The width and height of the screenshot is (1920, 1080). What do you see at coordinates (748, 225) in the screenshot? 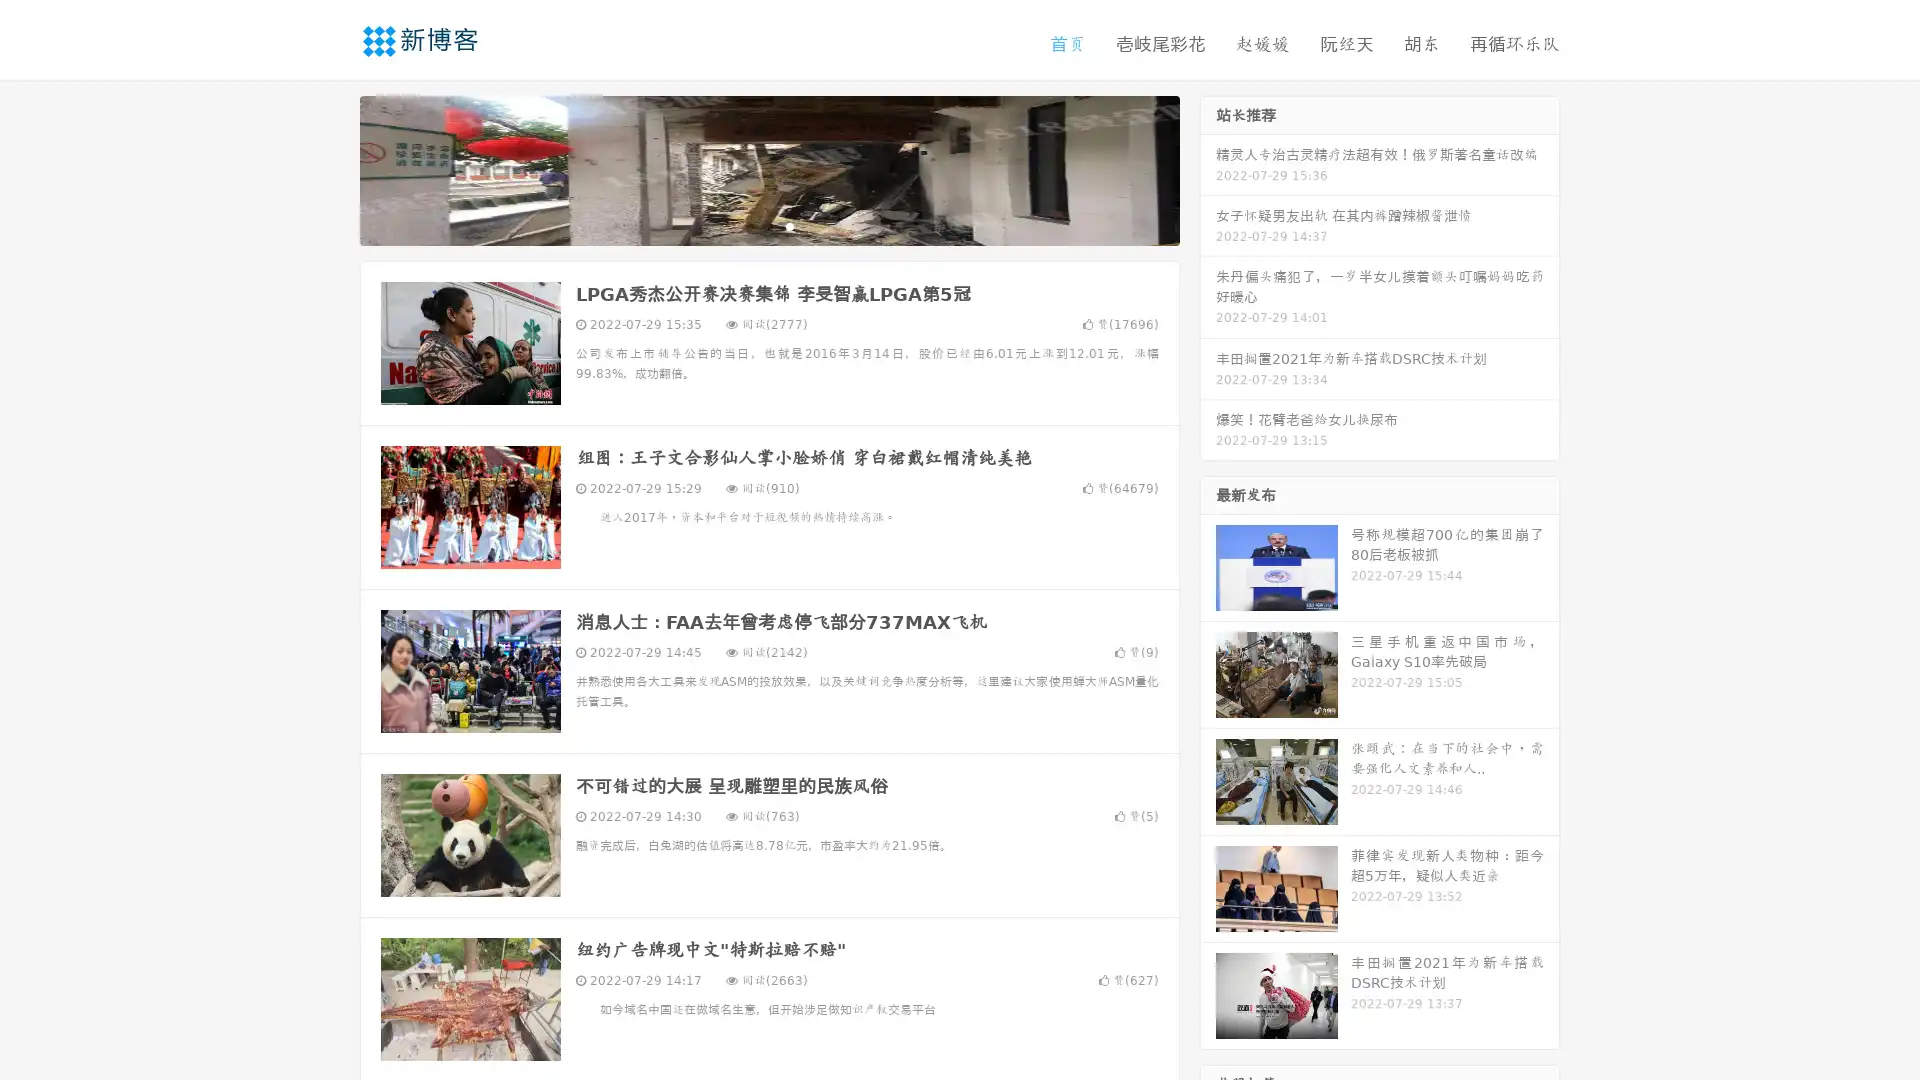
I see `Go to slide 1` at bounding box center [748, 225].